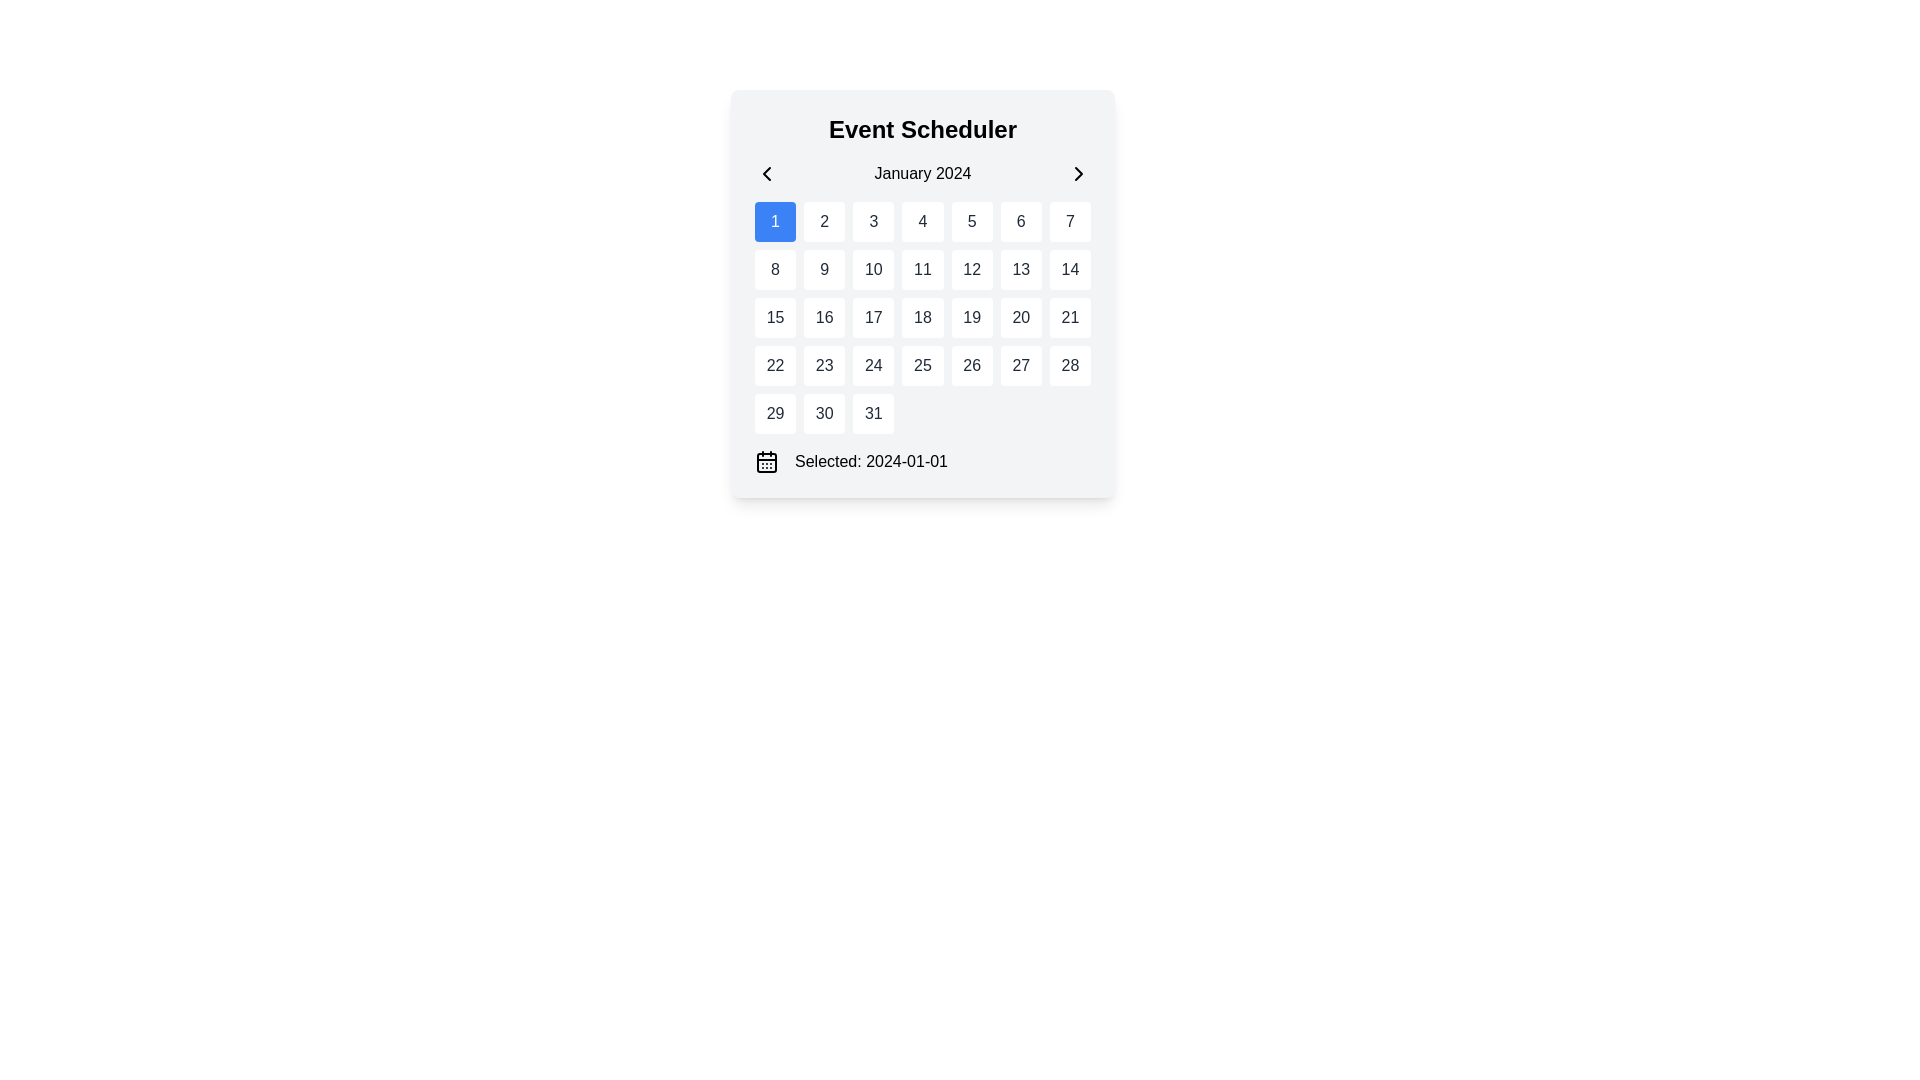 Image resolution: width=1920 pixels, height=1080 pixels. I want to click on the rectangular button labeled '1' with white text on a blue background, located at the top-left corner of the grid layout, so click(774, 222).